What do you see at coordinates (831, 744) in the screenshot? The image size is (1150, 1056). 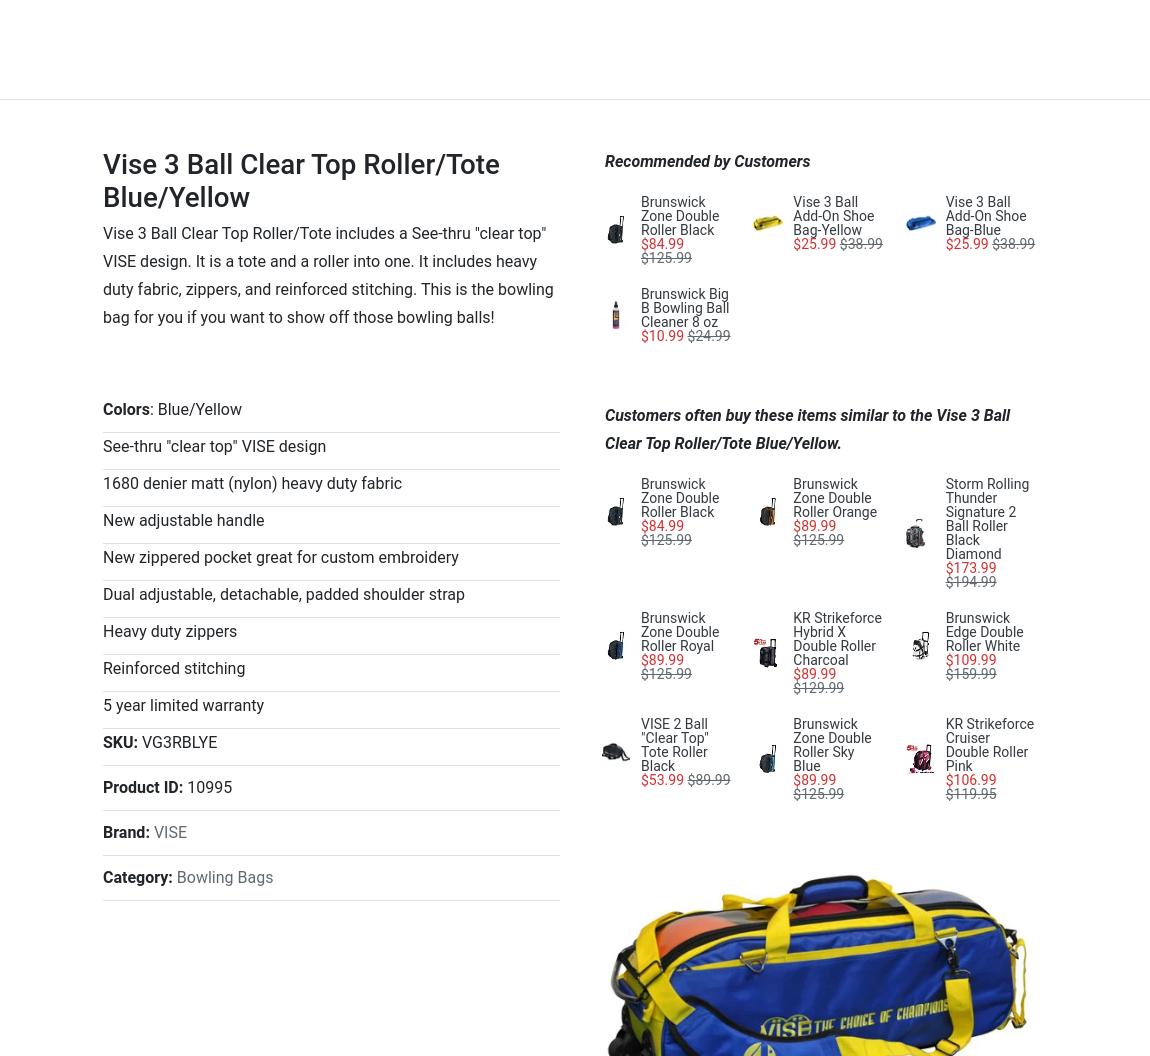 I see `'Brunswick Zone Double Roller Sky Blue'` at bounding box center [831, 744].